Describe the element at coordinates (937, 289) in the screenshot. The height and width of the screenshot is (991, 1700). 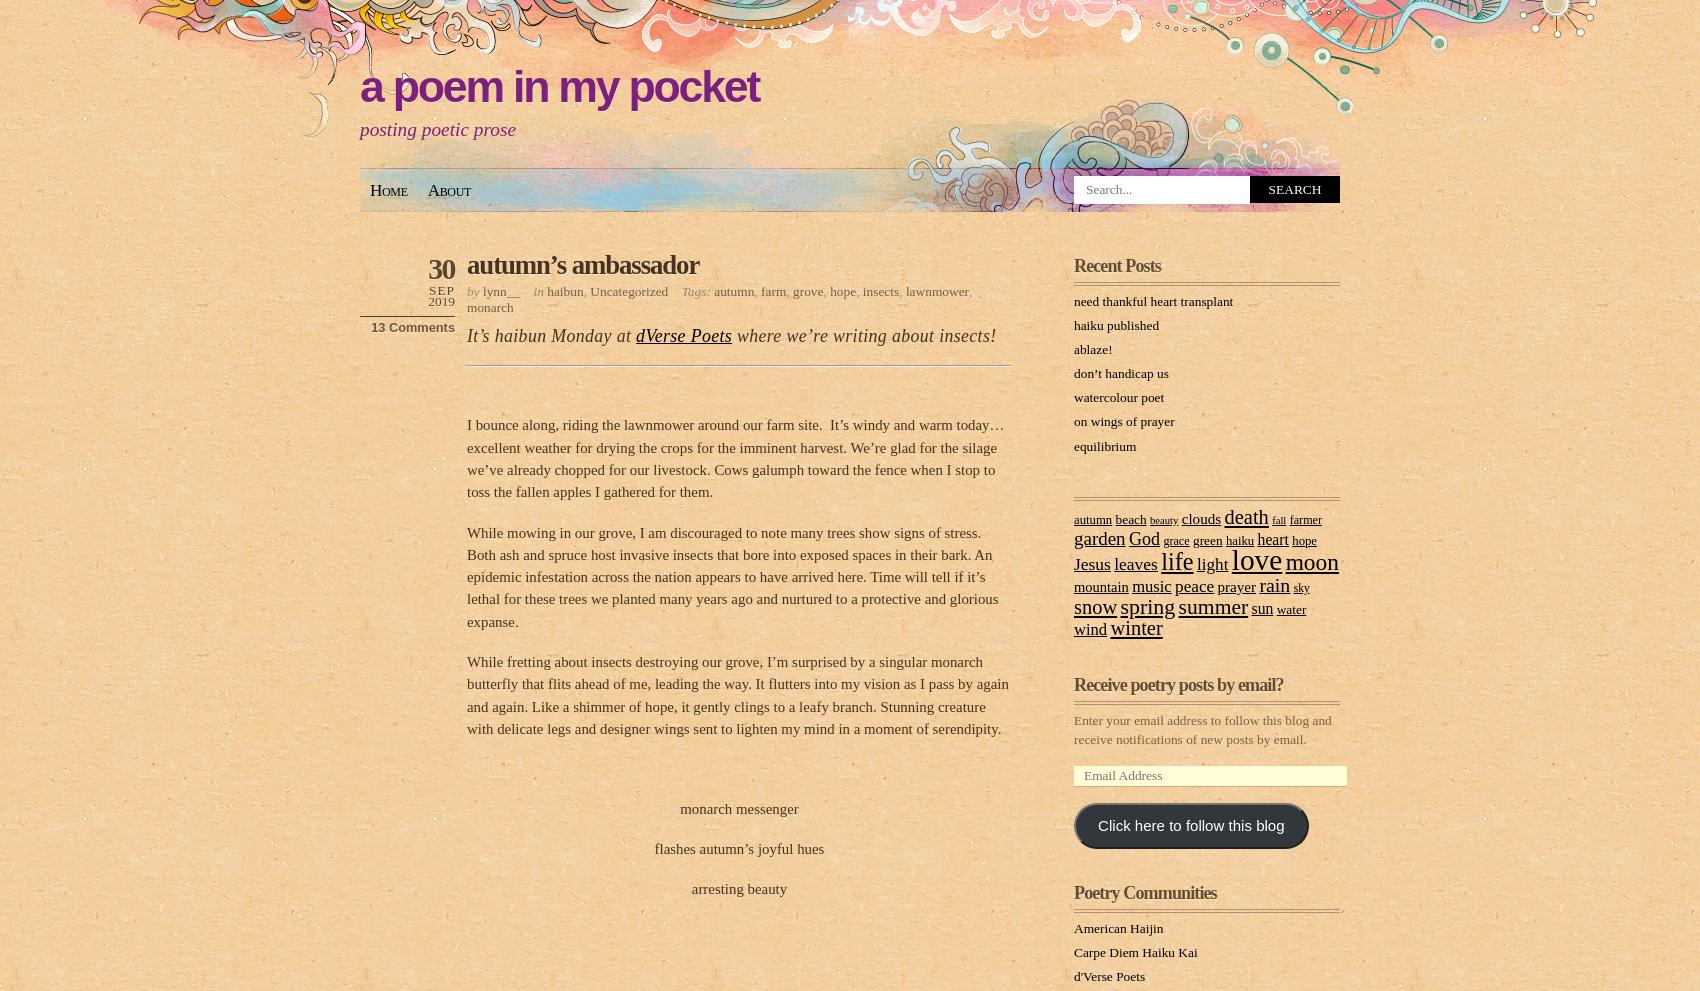
I see `'lawnmower'` at that location.